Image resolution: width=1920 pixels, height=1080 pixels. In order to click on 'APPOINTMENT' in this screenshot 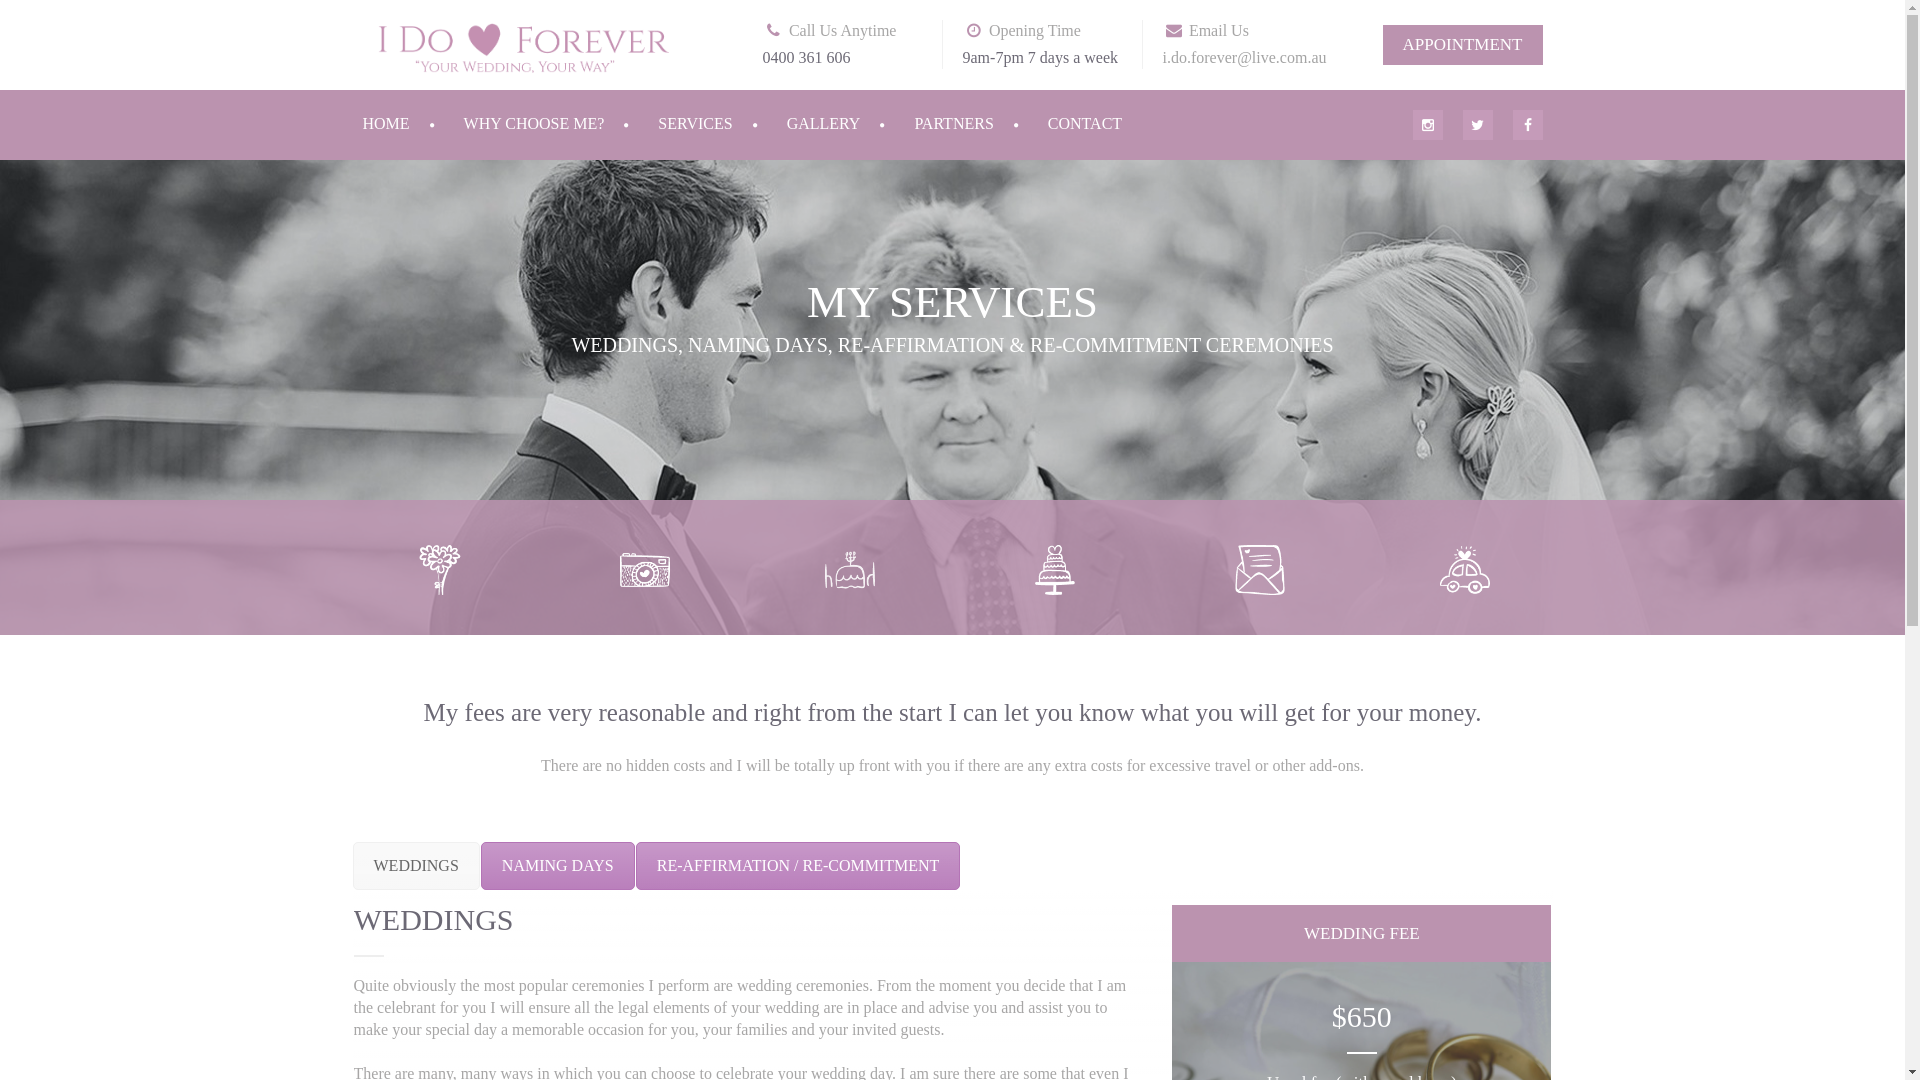, I will do `click(1381, 45)`.